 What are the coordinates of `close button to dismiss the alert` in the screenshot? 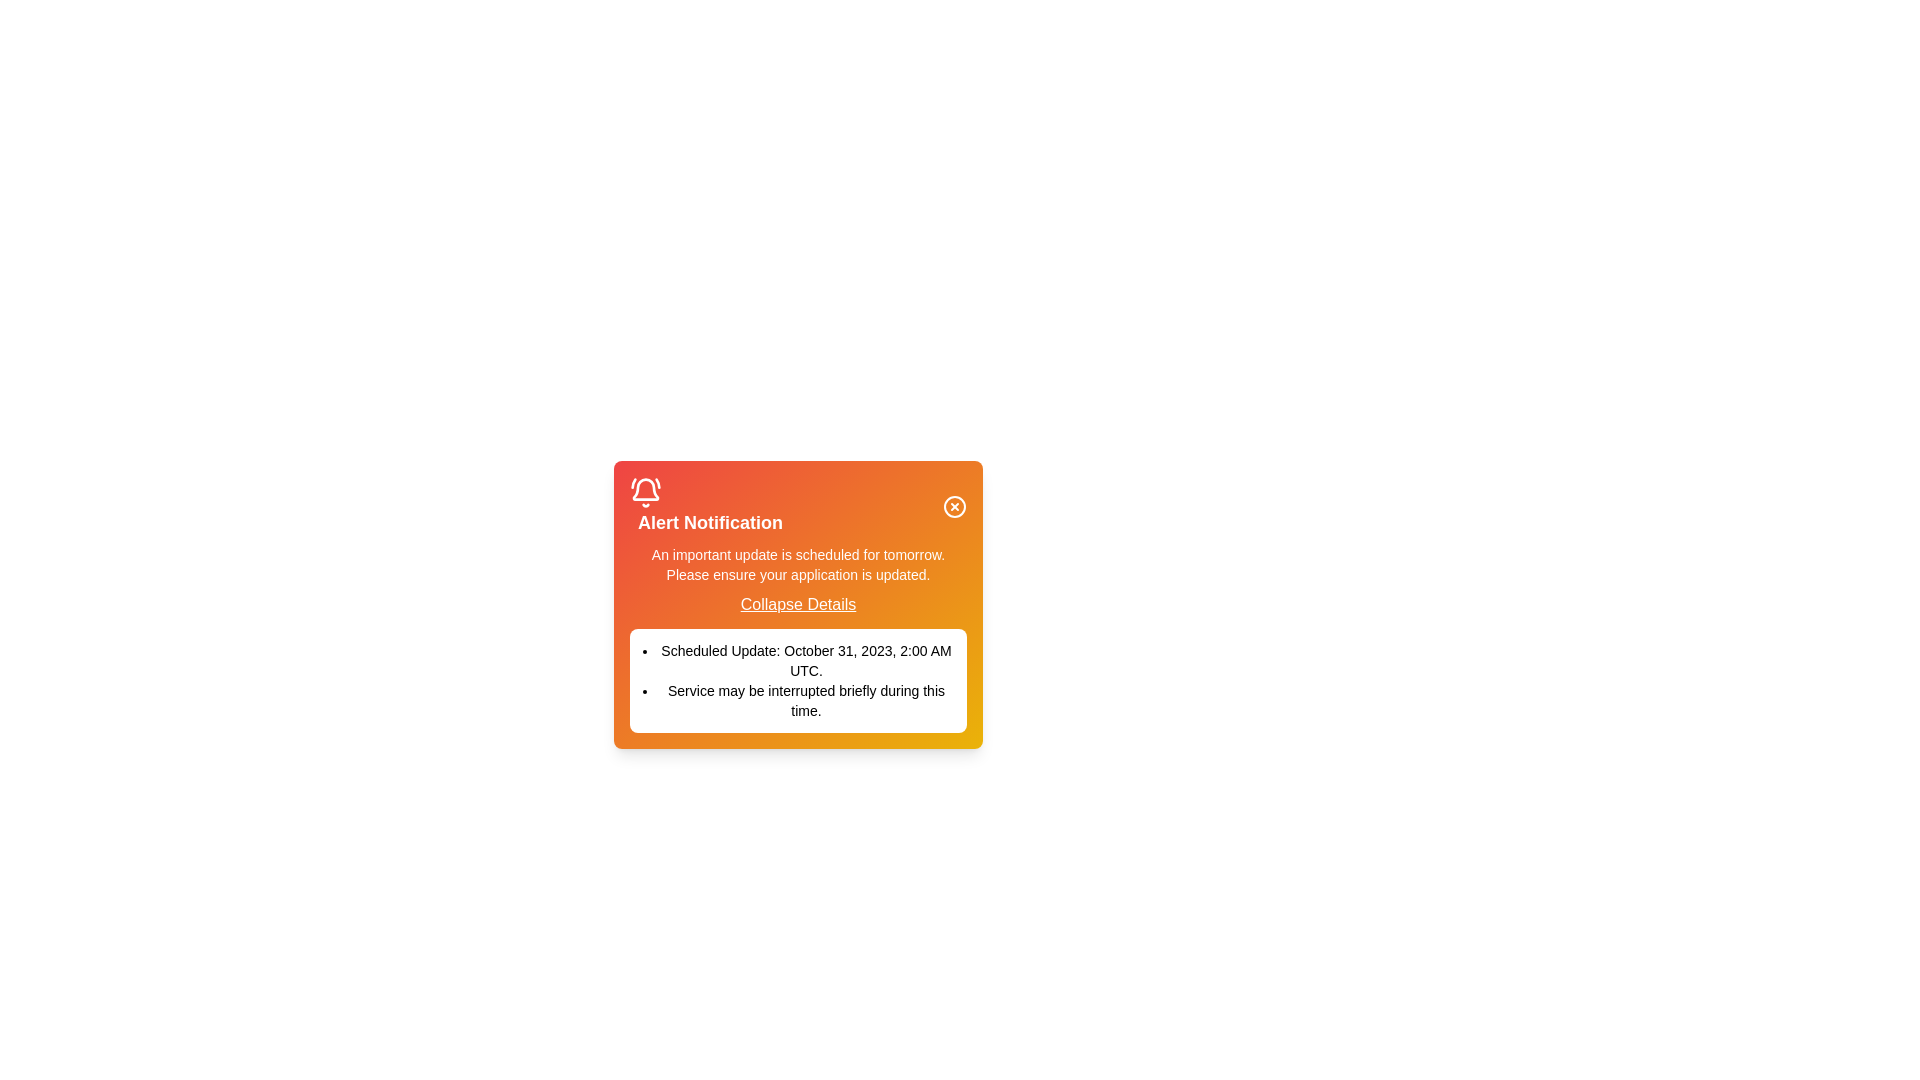 It's located at (954, 505).